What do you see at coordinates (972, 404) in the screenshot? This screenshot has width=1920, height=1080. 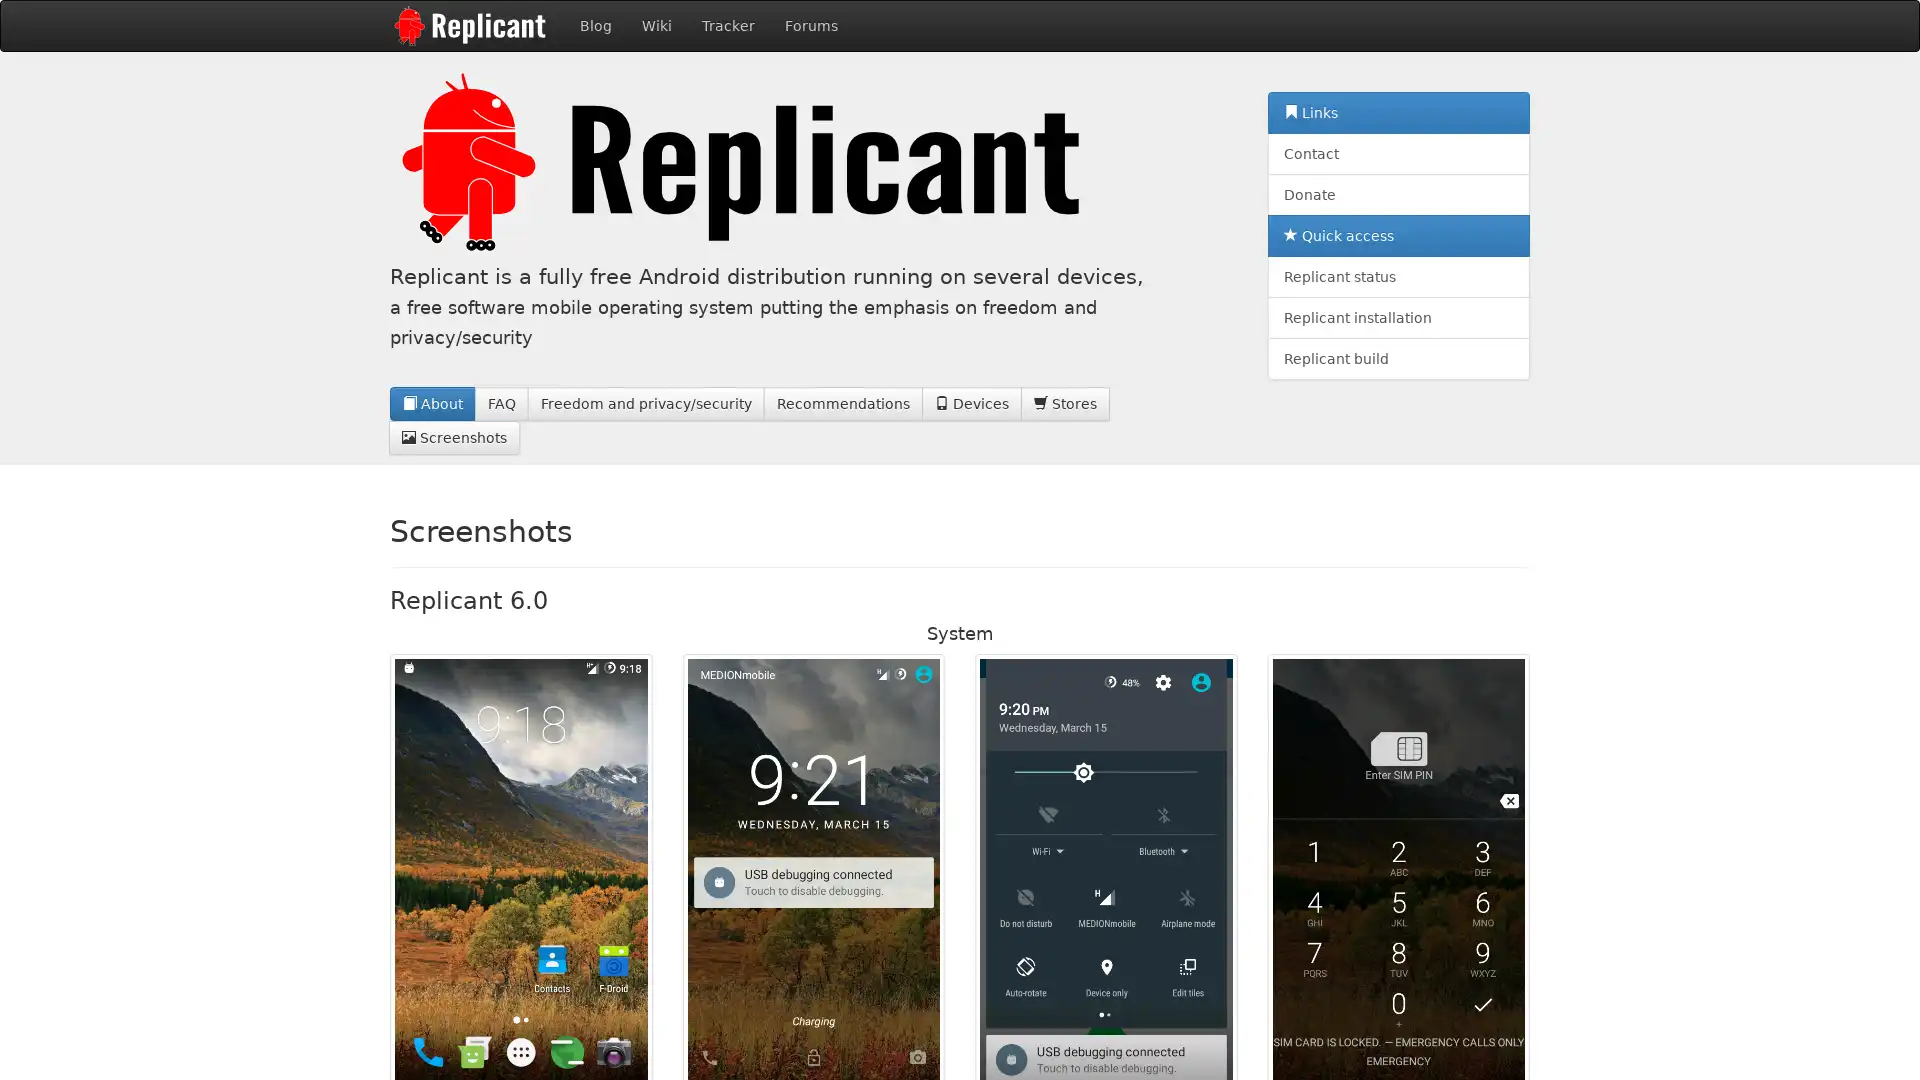 I see `Devices` at bounding box center [972, 404].